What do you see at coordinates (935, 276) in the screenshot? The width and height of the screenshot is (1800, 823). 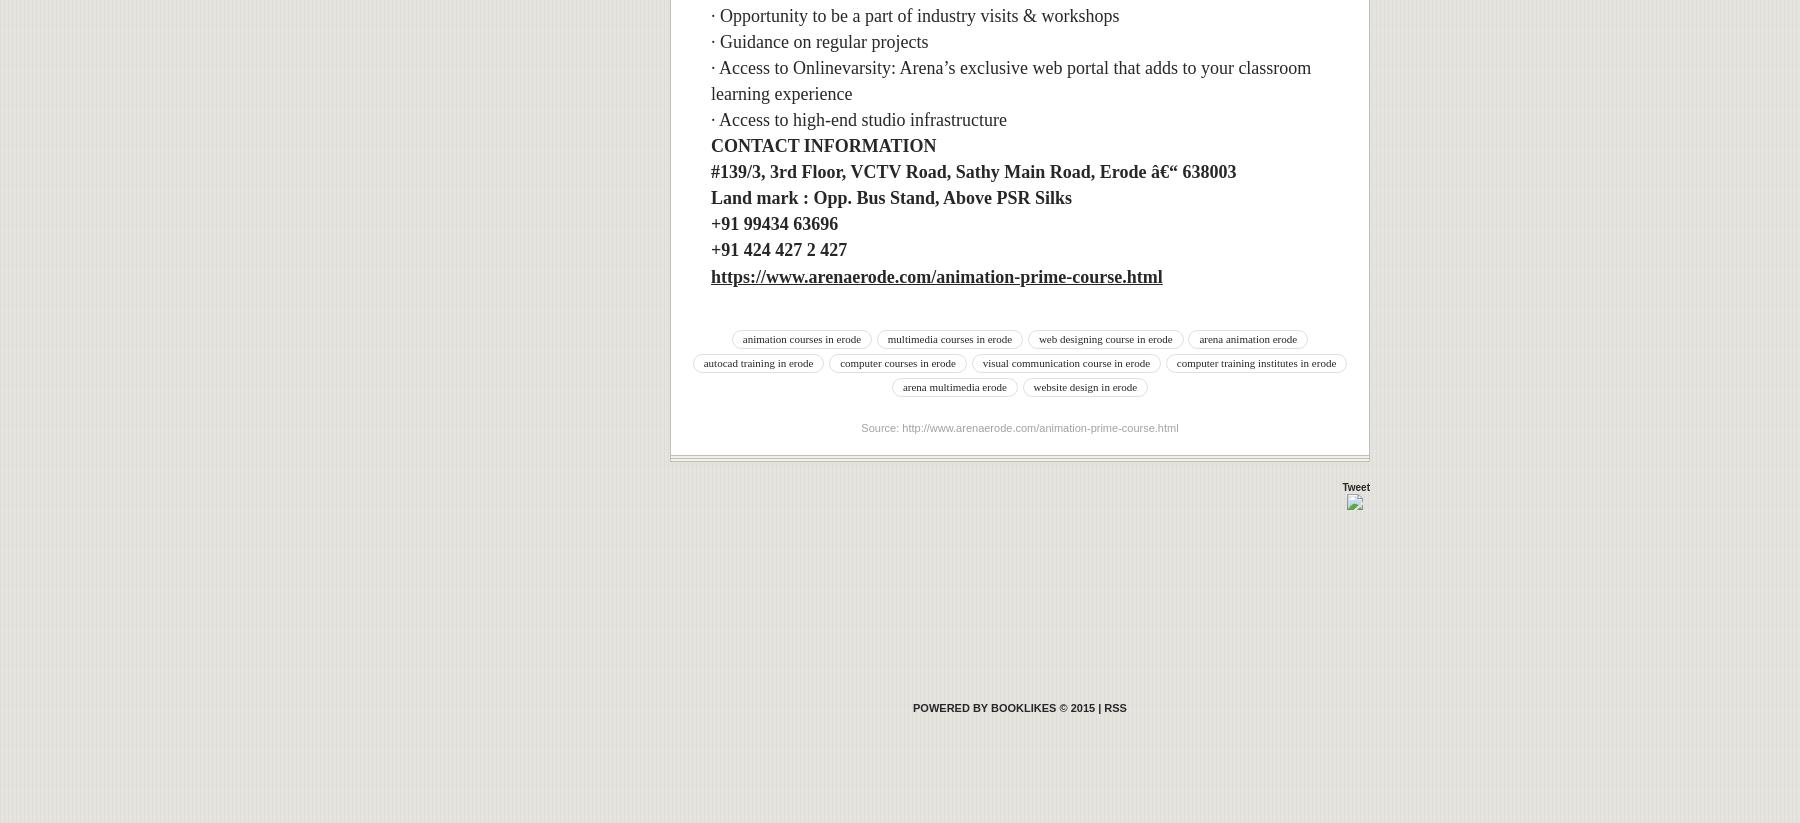 I see `'https://www.arenaerode.com/animation-prime-course.html'` at bounding box center [935, 276].